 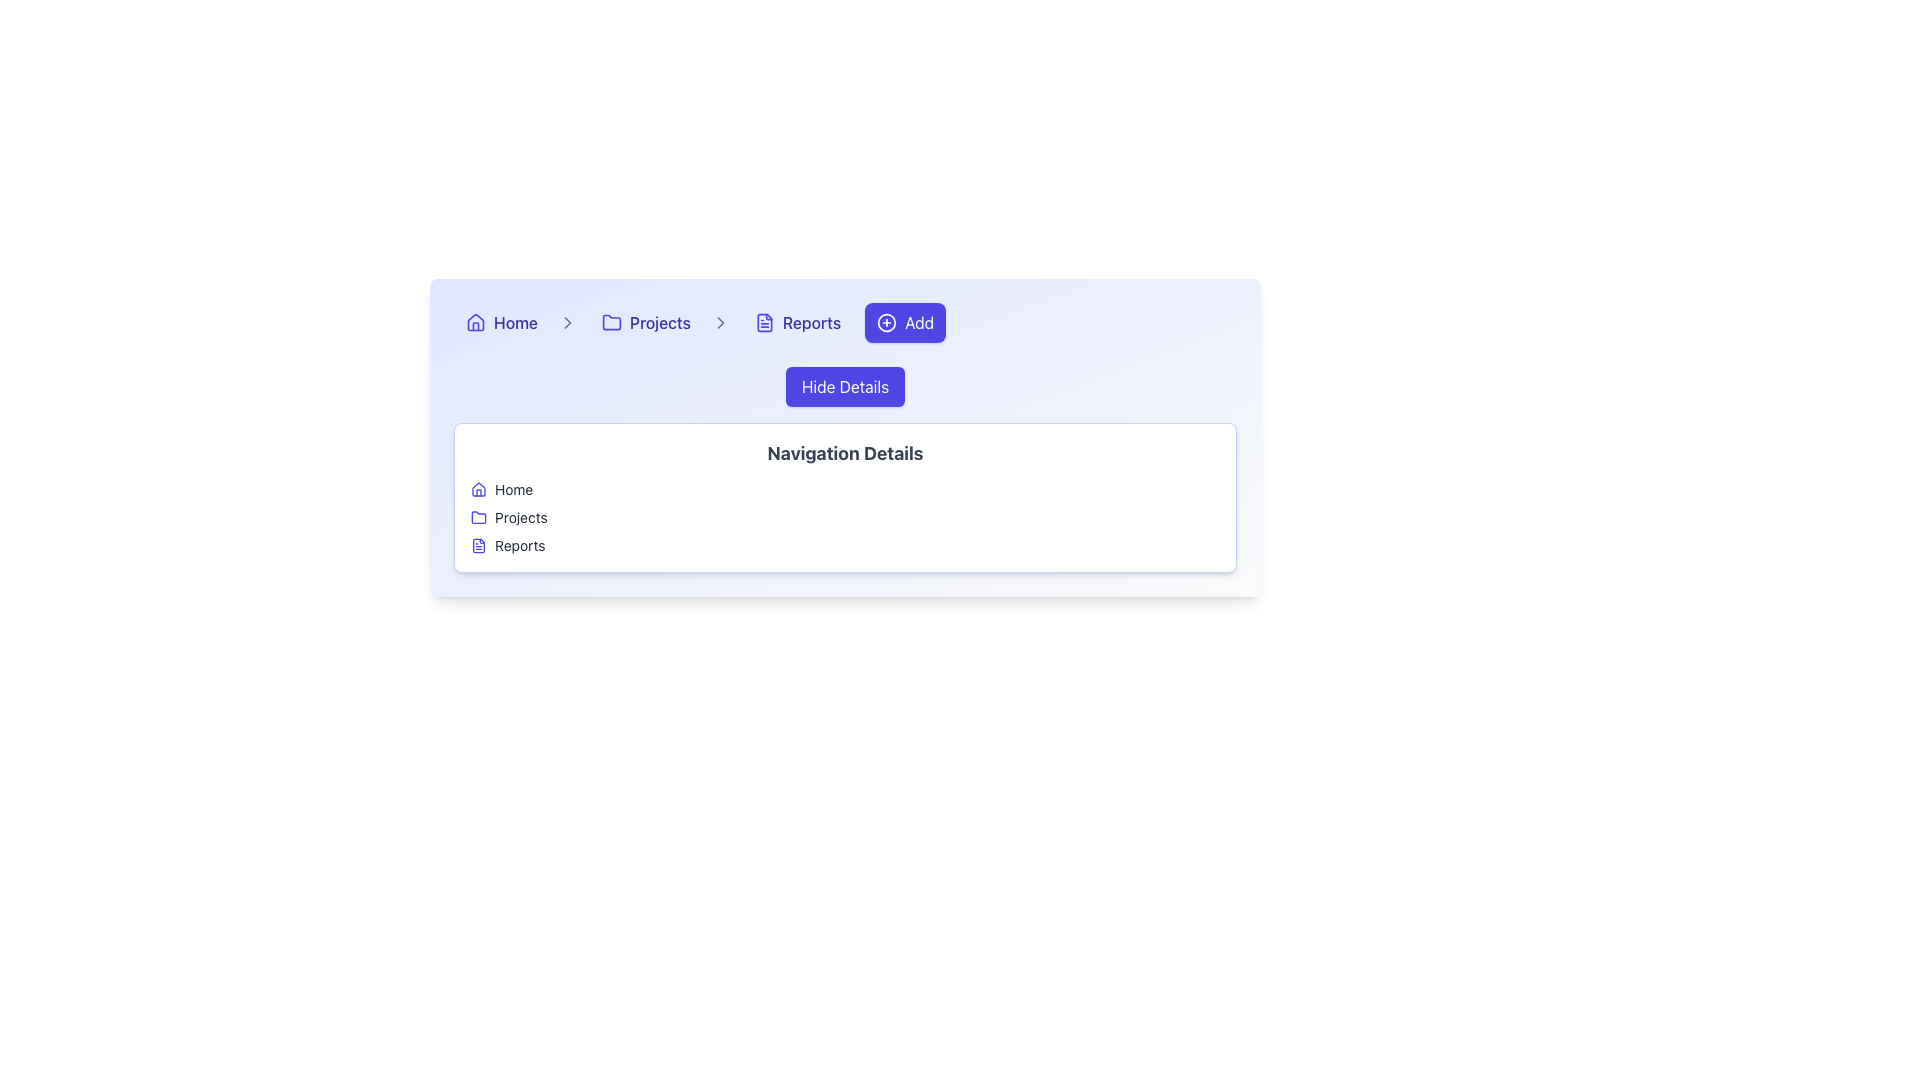 What do you see at coordinates (796, 322) in the screenshot?
I see `the 'Reports' breadcrumb navigation item` at bounding box center [796, 322].